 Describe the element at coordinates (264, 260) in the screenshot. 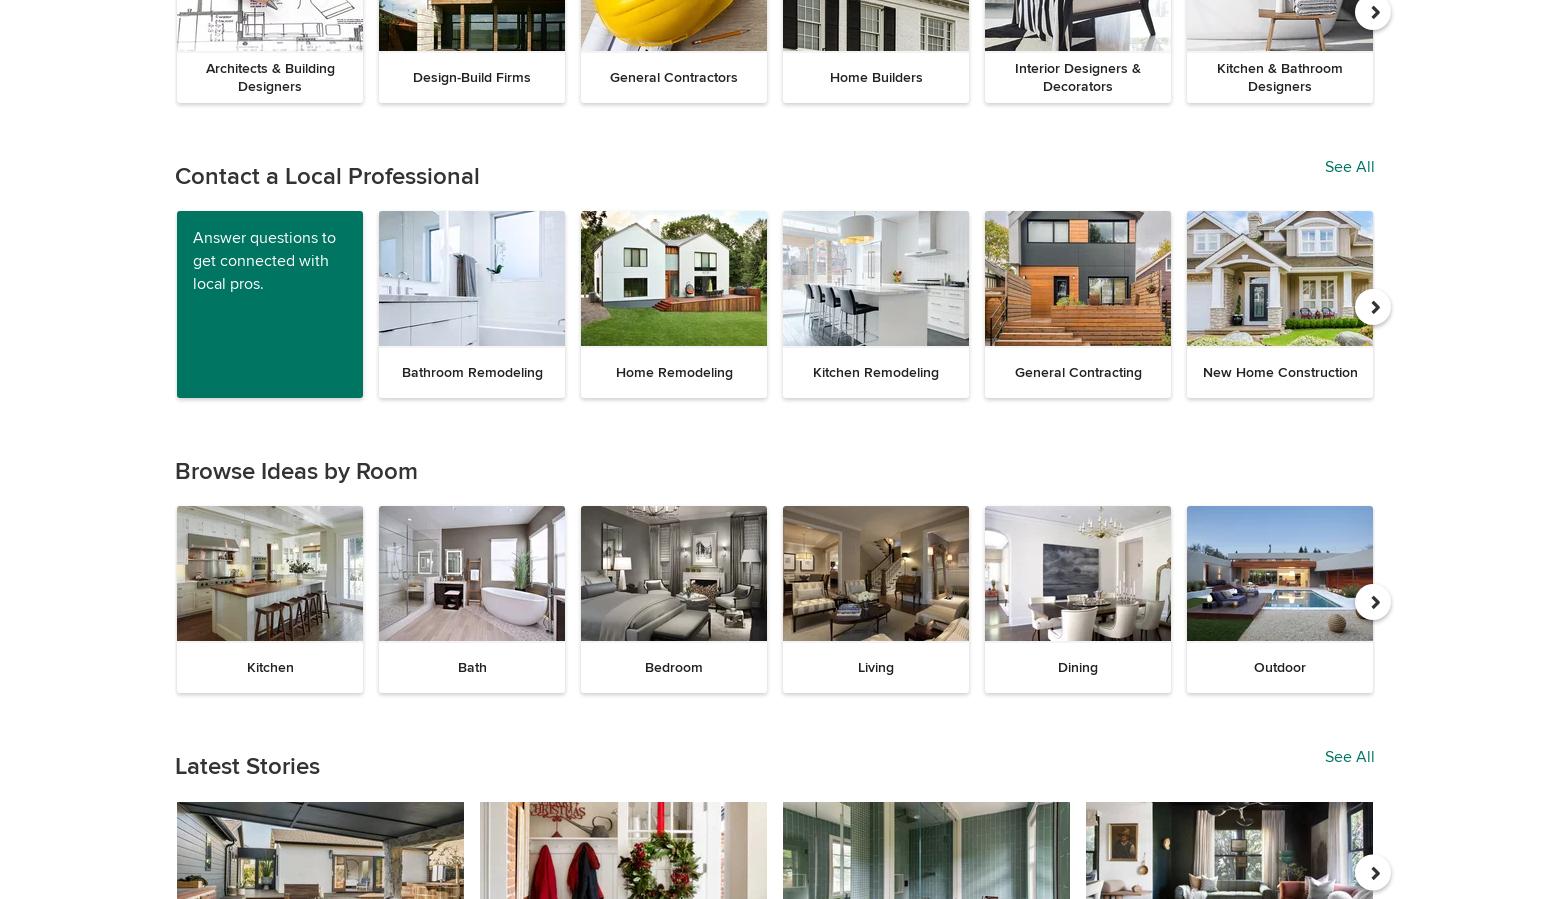

I see `'Answer questions to get connected with local pros.'` at that location.